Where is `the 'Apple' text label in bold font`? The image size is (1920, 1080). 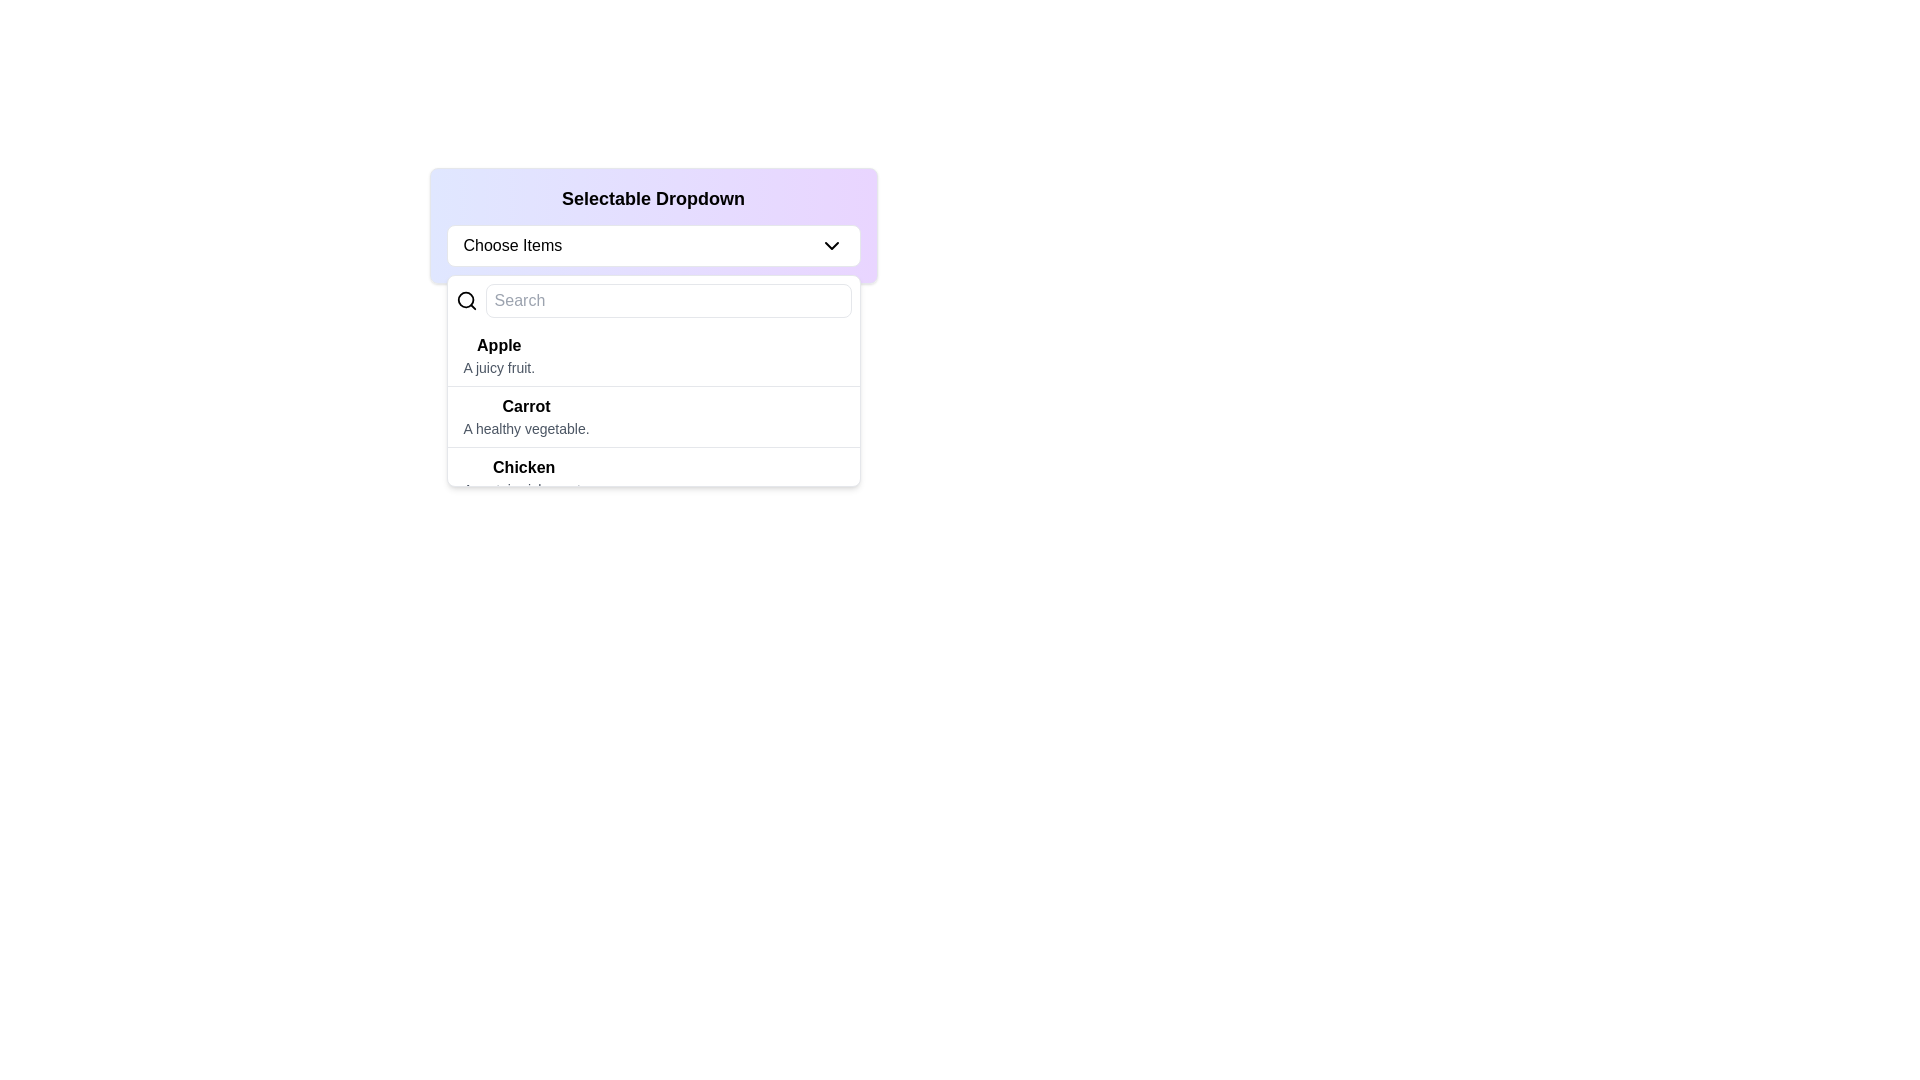 the 'Apple' text label in bold font is located at coordinates (499, 345).